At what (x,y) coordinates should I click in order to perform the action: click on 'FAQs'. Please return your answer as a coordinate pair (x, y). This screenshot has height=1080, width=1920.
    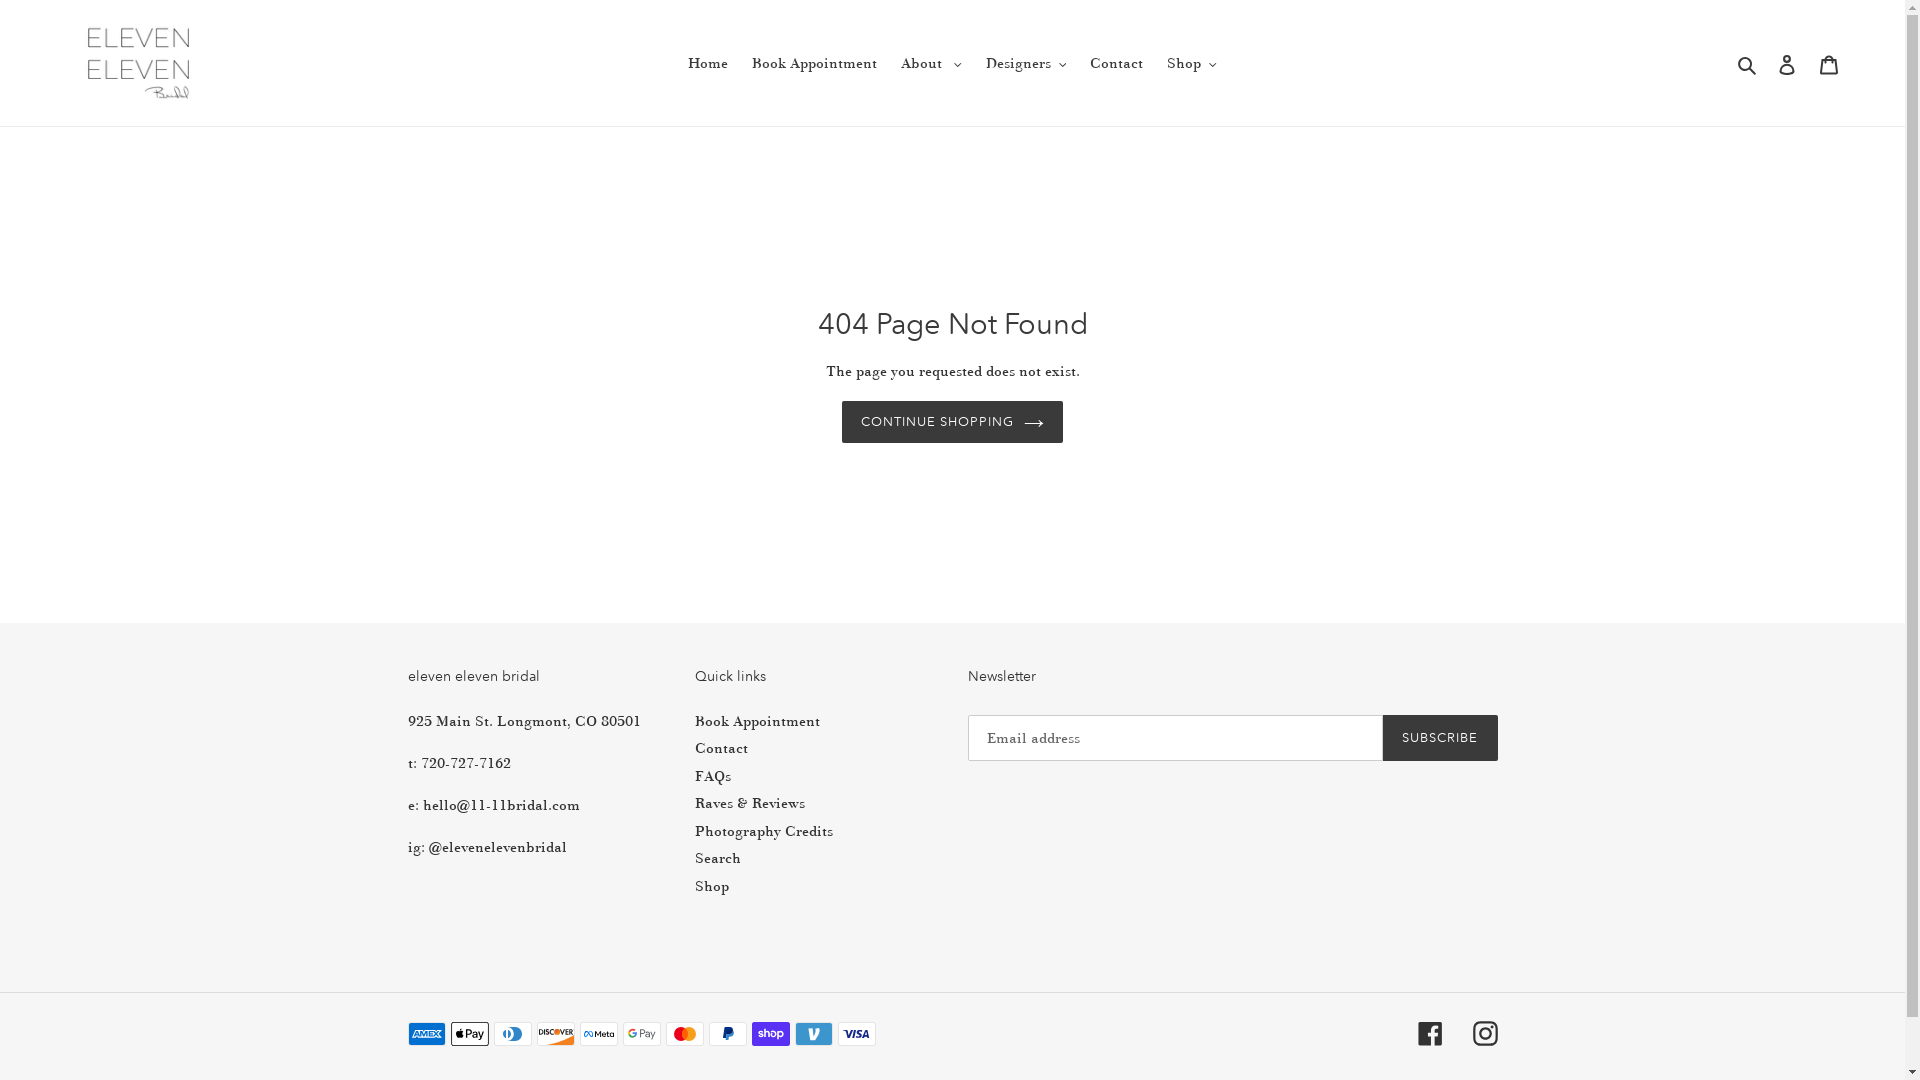
    Looking at the image, I should click on (713, 774).